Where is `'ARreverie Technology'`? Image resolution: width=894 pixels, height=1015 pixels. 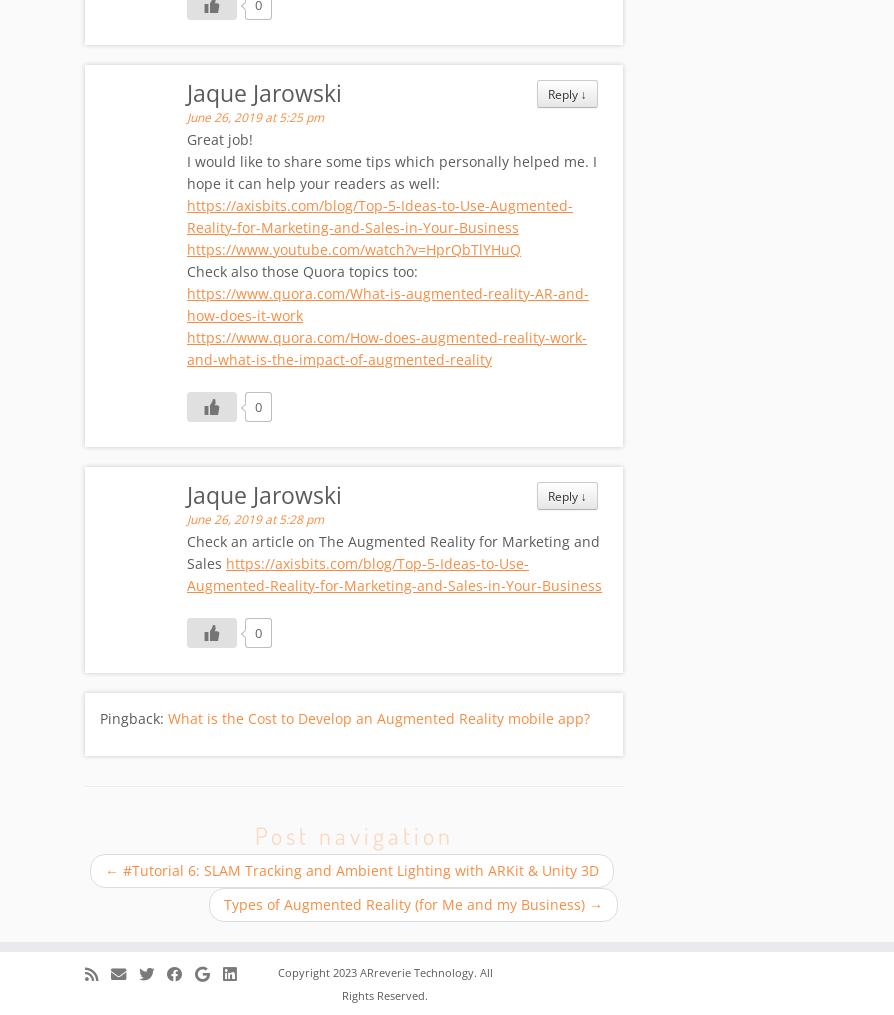 'ARreverie Technology' is located at coordinates (358, 973).